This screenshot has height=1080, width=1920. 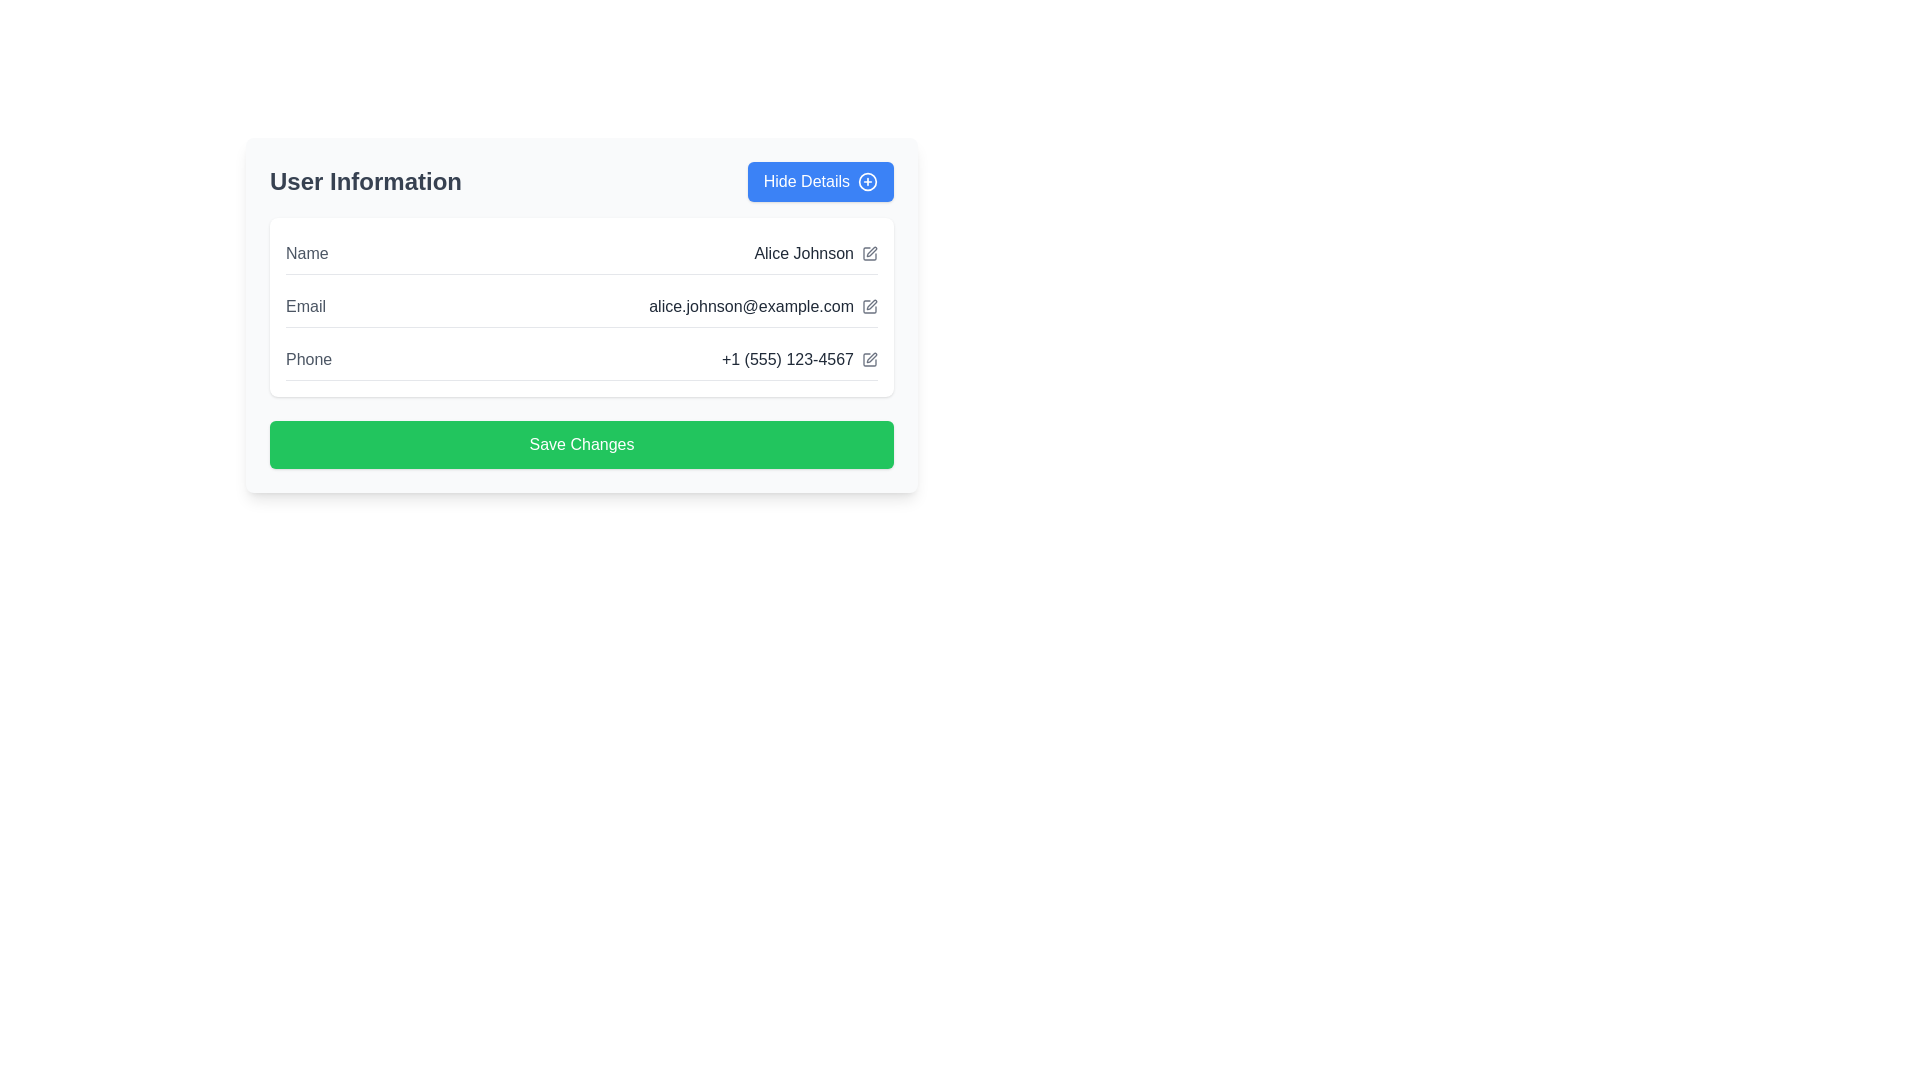 I want to click on the graphical icon shaped like a square with a distinct border located near the 'Phone' text field by clicking on it, so click(x=869, y=358).